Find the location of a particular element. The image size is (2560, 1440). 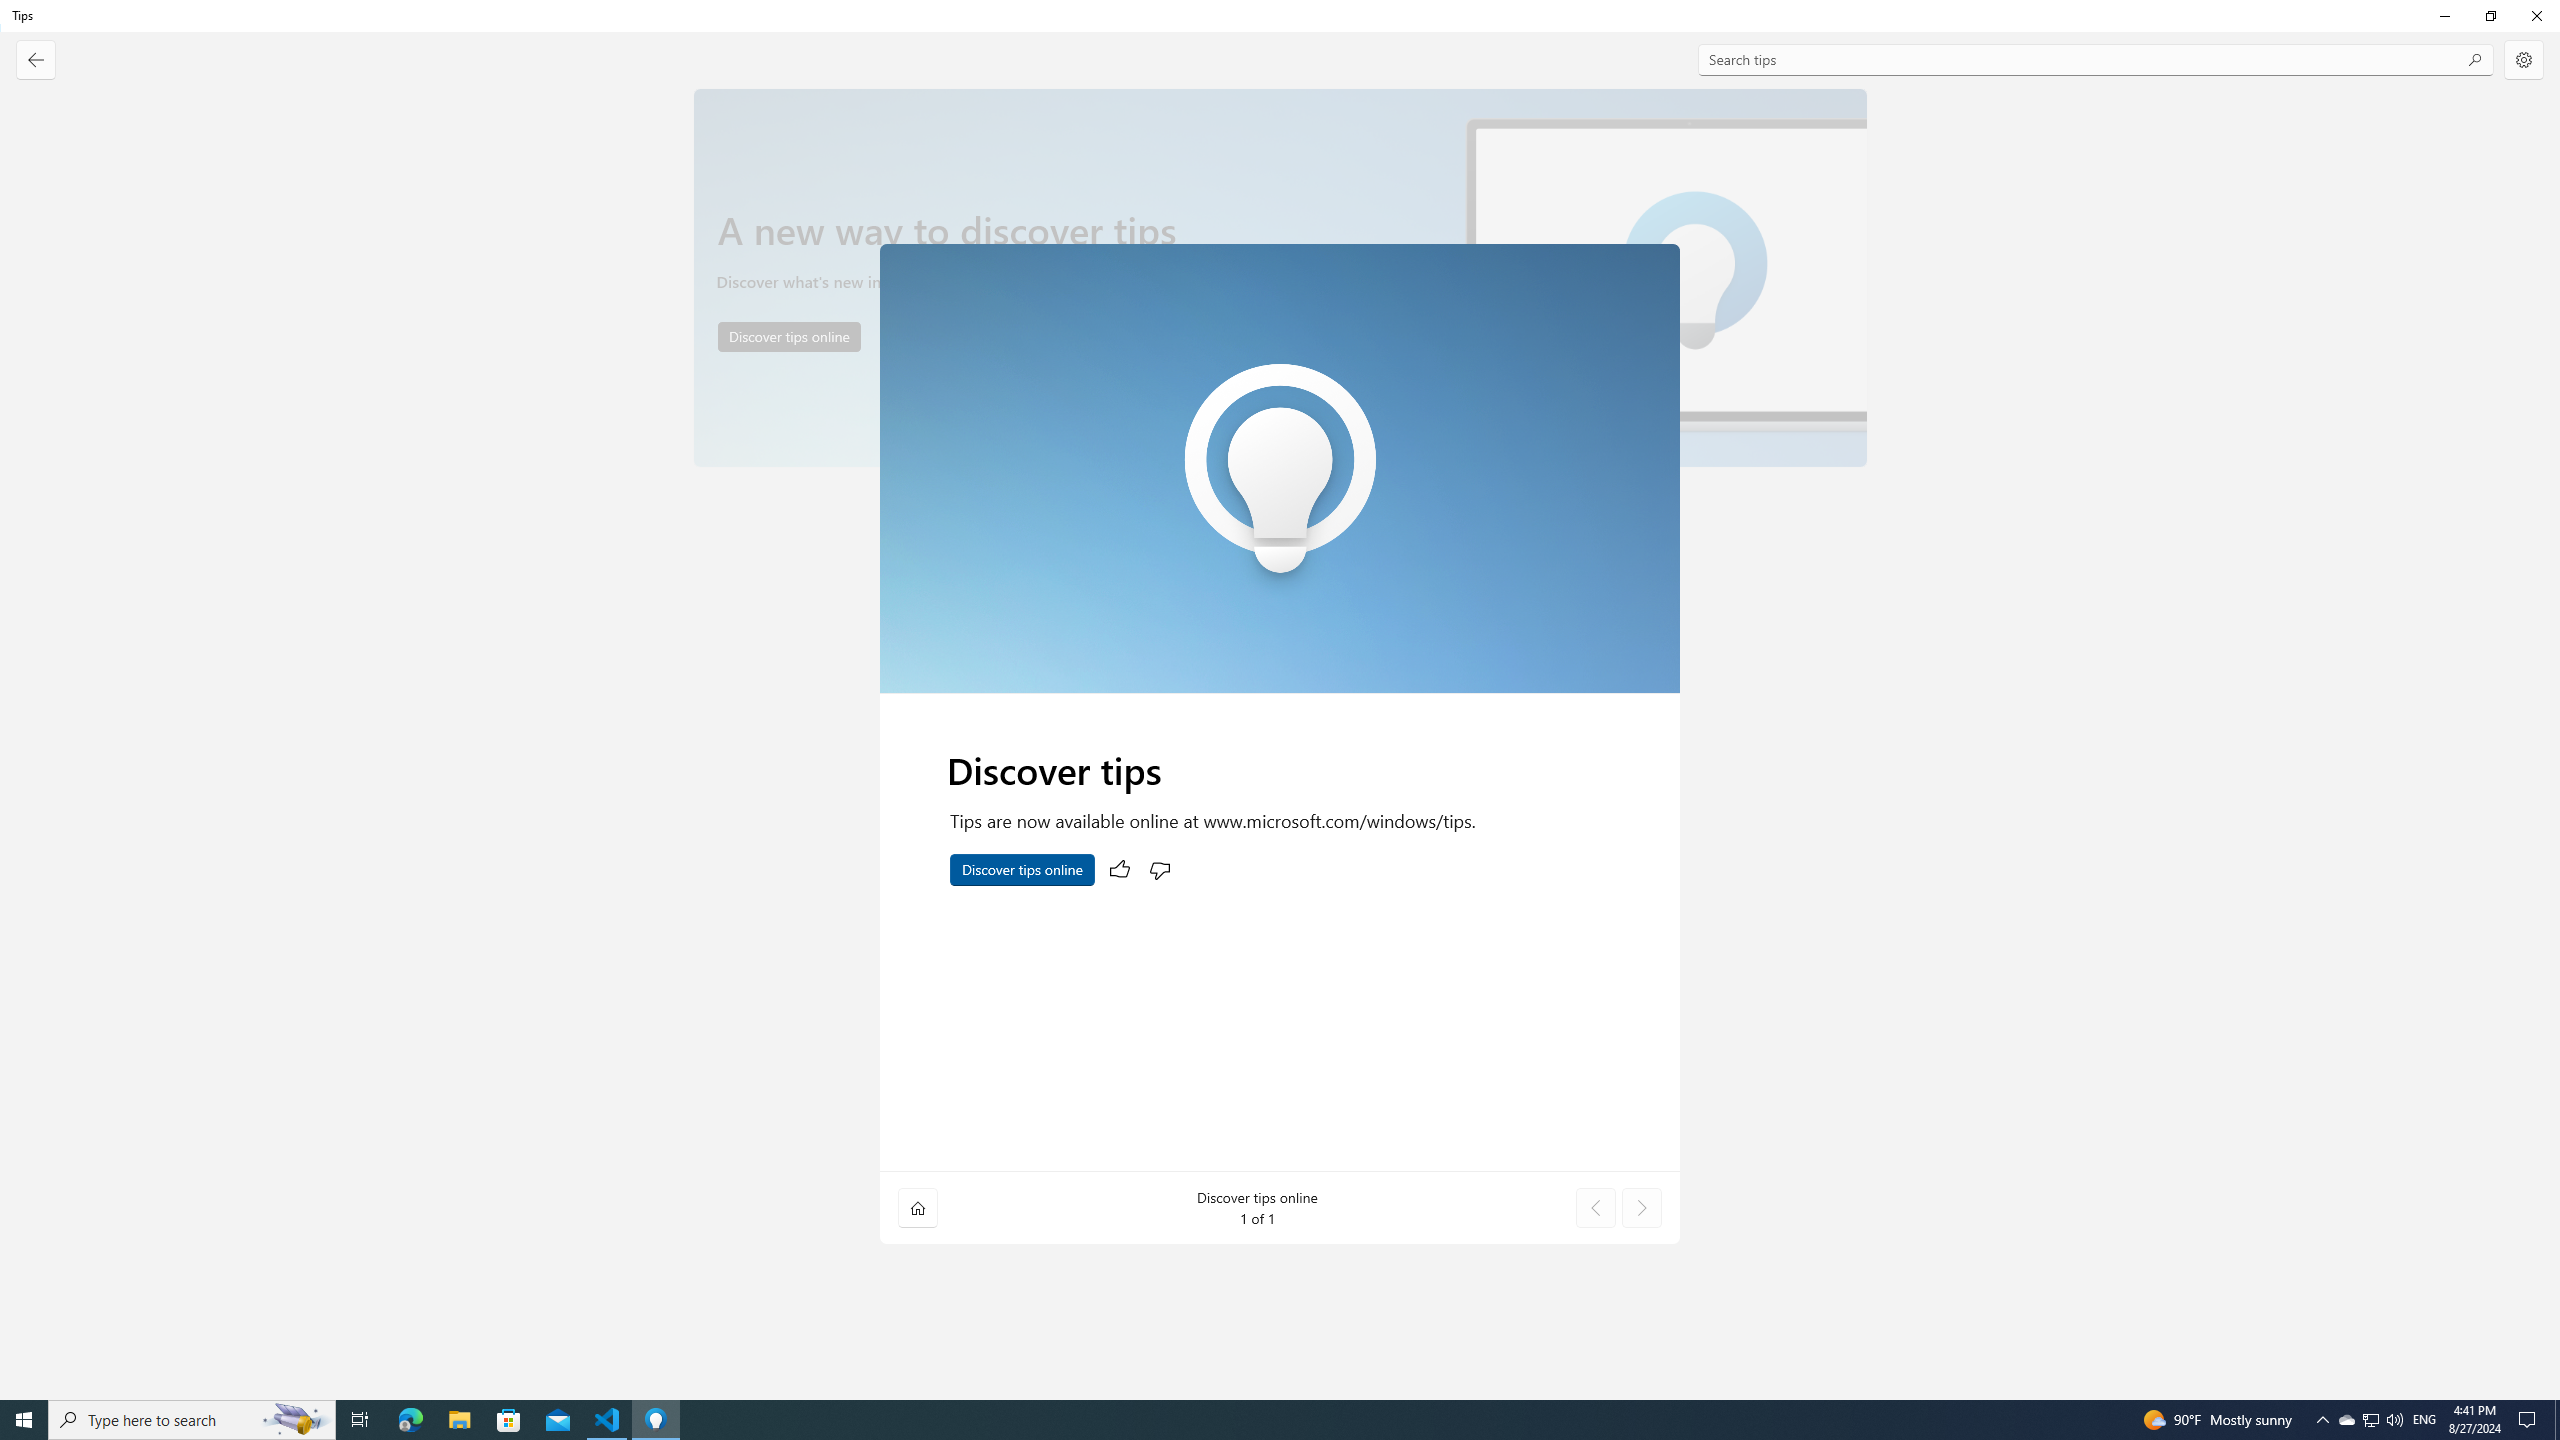

'Settings' is located at coordinates (2523, 60).